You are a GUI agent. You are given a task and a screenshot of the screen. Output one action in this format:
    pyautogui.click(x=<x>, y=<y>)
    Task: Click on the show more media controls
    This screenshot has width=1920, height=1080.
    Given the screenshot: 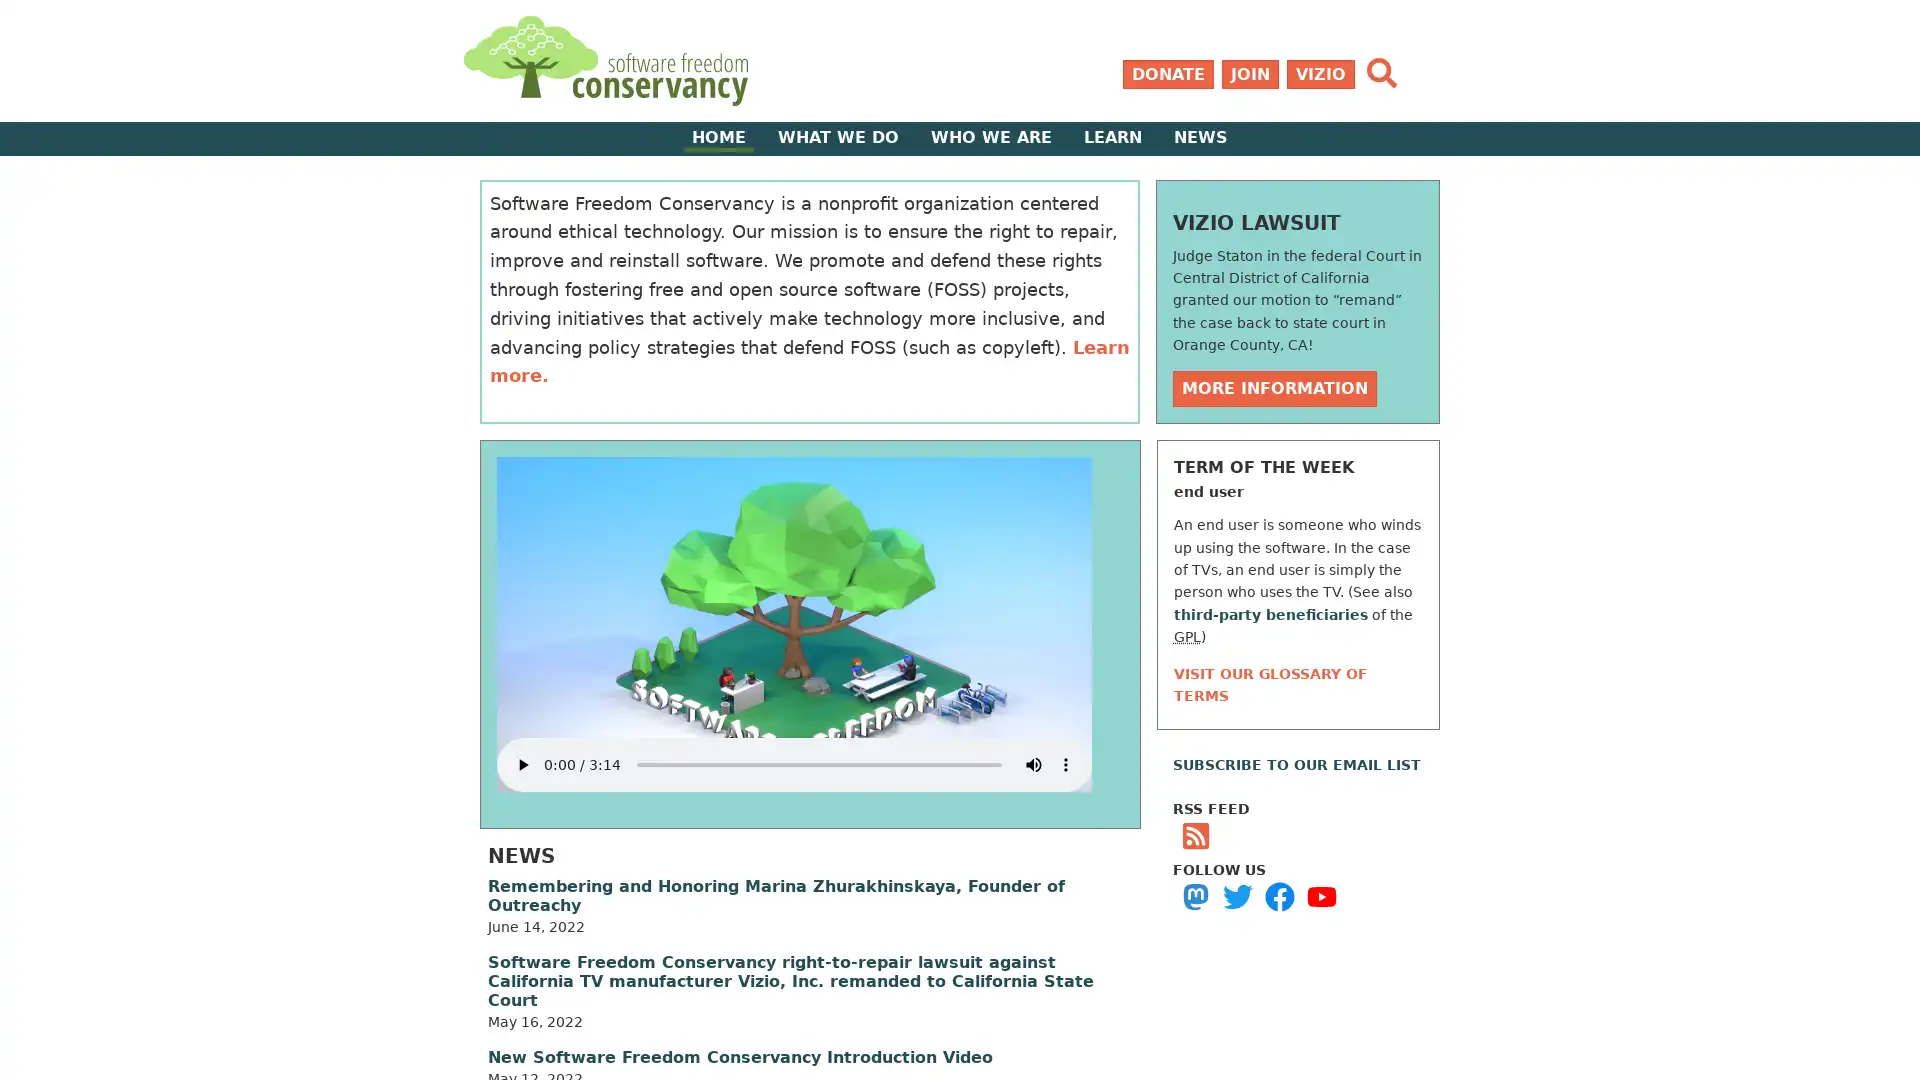 What is the action you would take?
    pyautogui.click(x=1064, y=763)
    